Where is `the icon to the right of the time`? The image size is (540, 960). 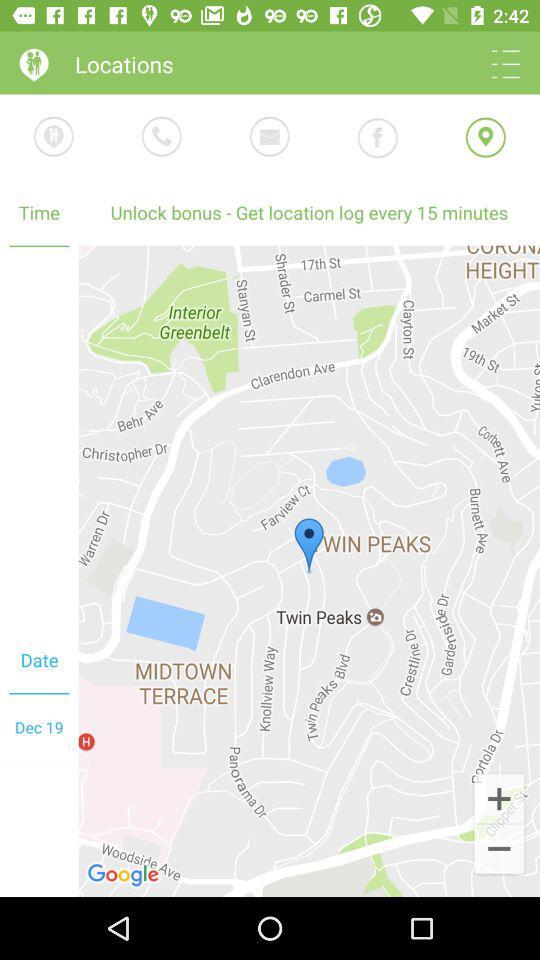
the icon to the right of the time is located at coordinates (309, 212).